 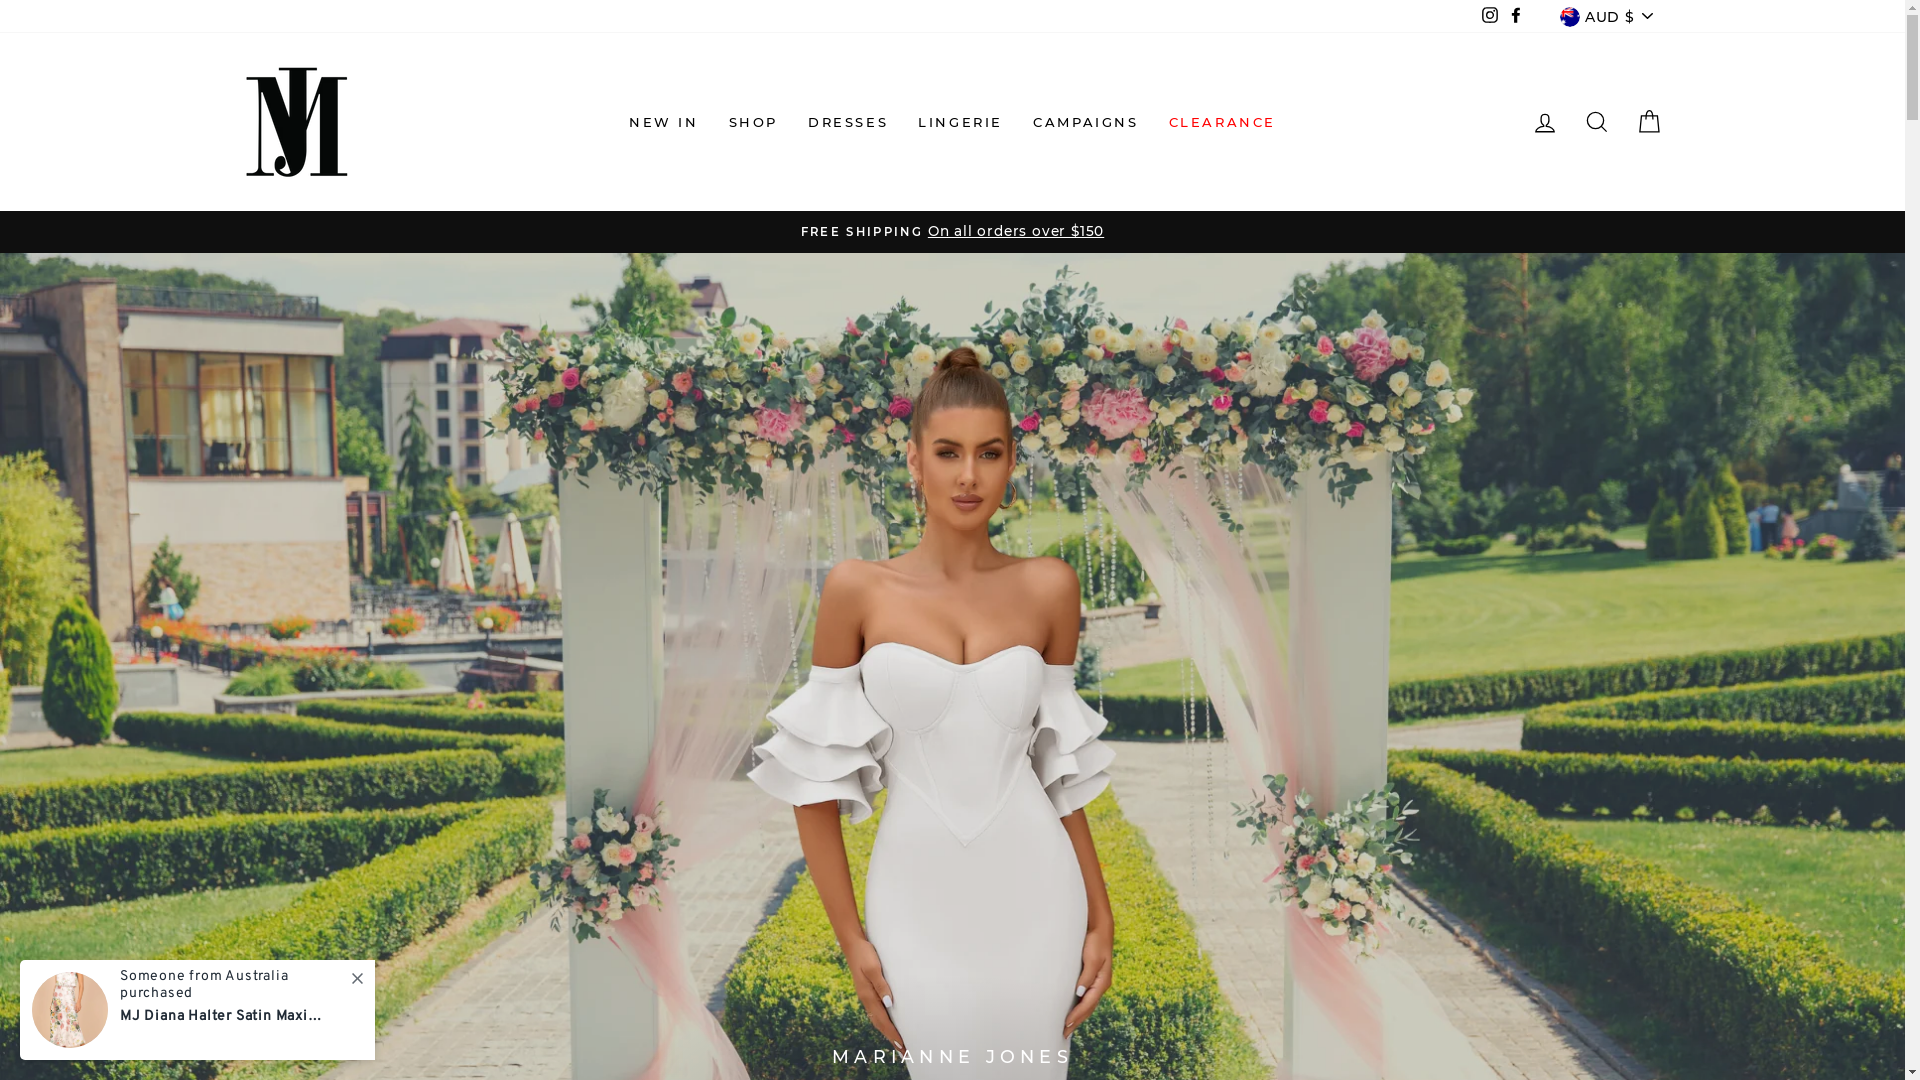 I want to click on 'CART', so click(x=1647, y=122).